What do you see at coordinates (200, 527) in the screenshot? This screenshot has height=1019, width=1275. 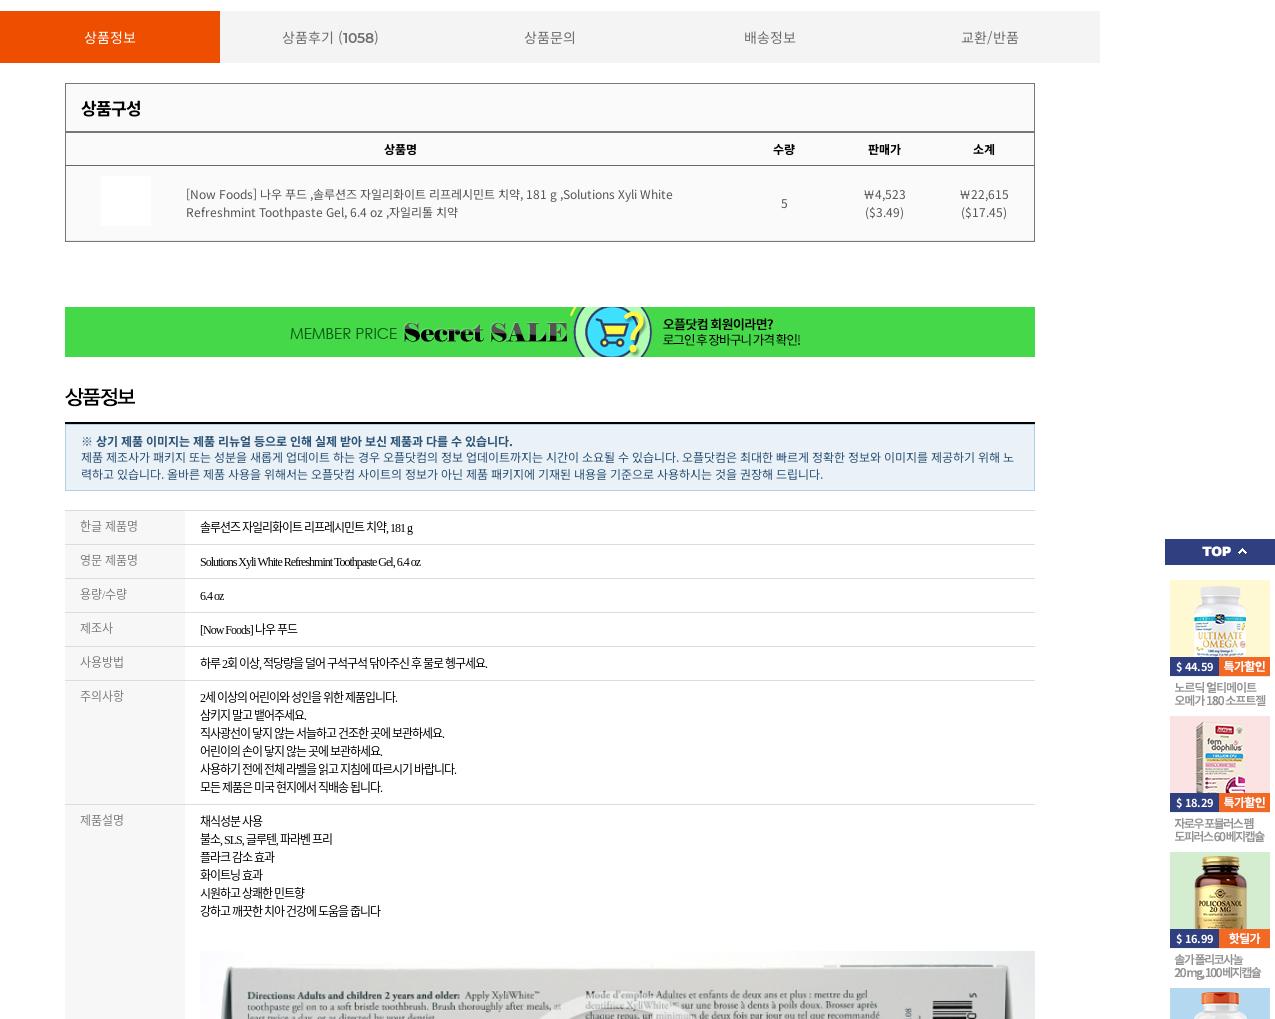 I see `'솔루션즈 자일리화이트 리프레시민트 치약, 181 g'` at bounding box center [200, 527].